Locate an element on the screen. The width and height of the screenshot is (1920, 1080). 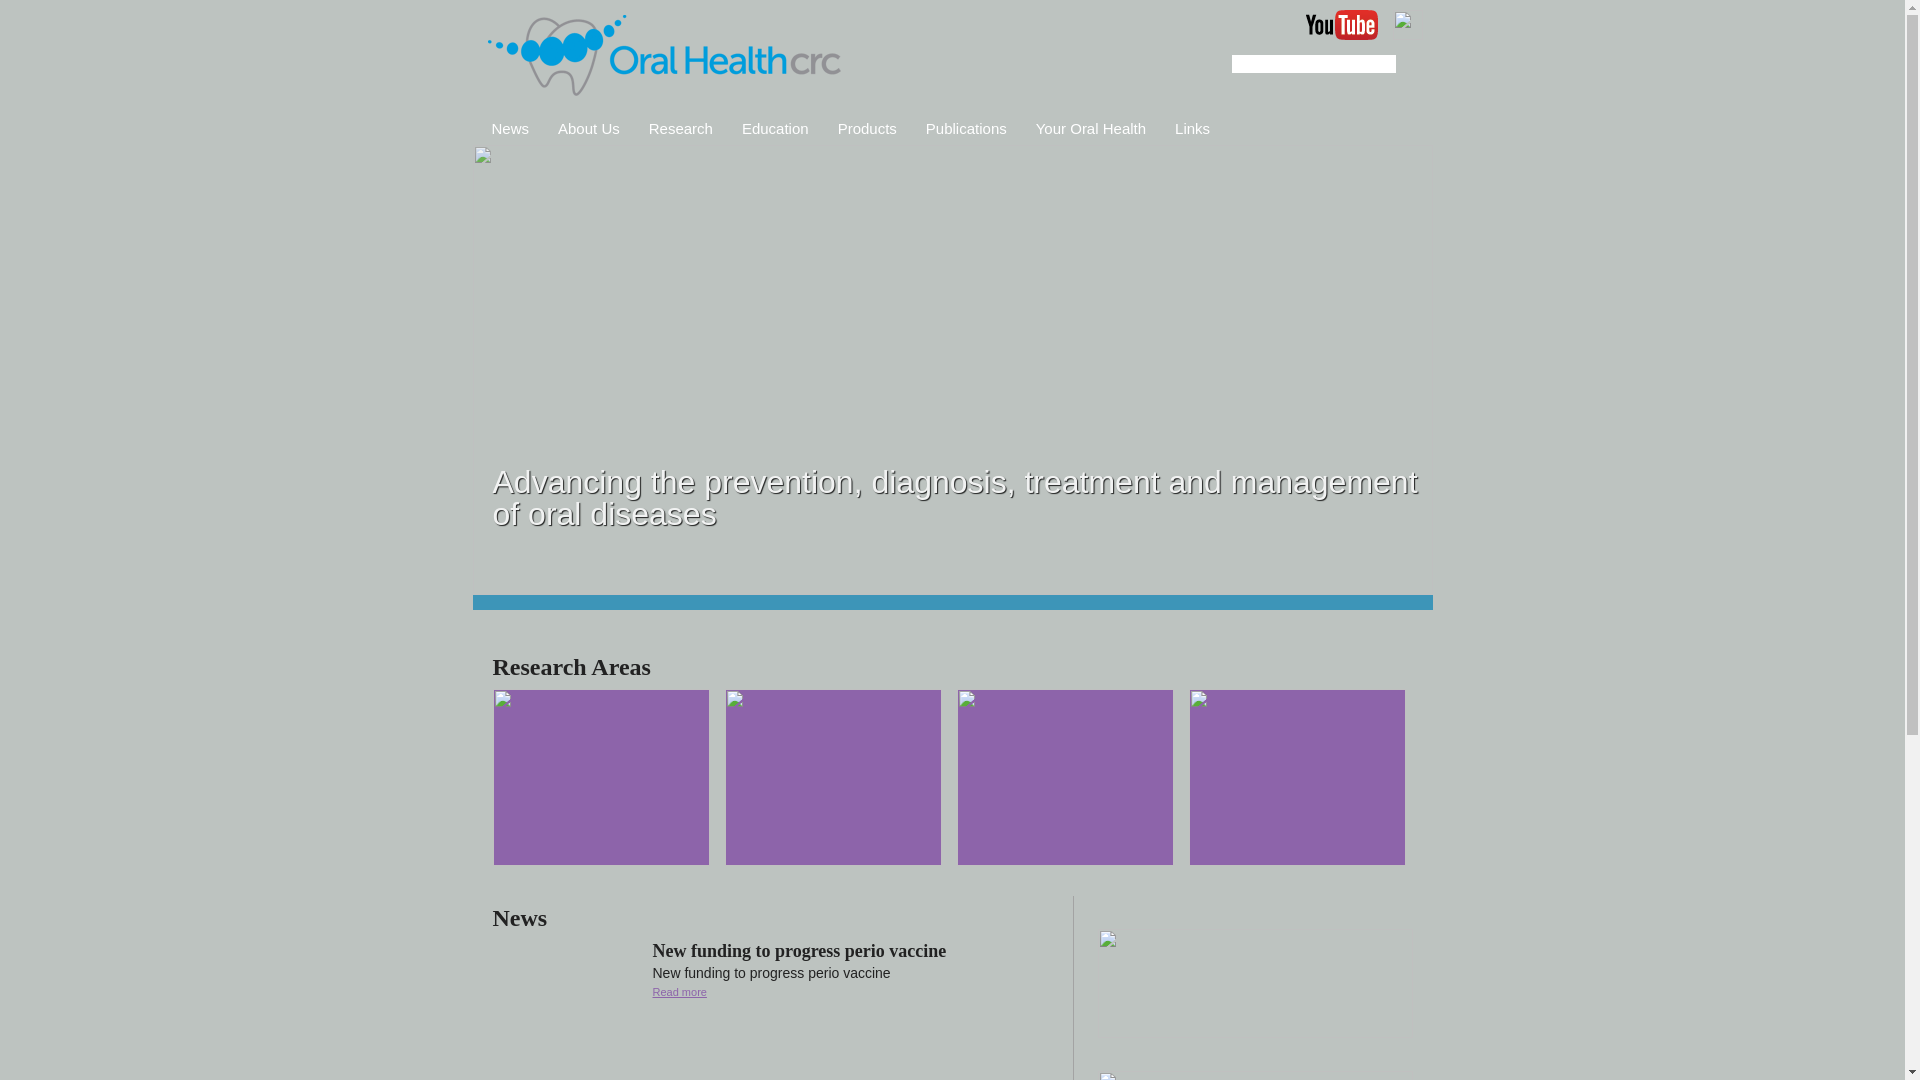
'New funding to progress perio vaccine' is located at coordinates (797, 950).